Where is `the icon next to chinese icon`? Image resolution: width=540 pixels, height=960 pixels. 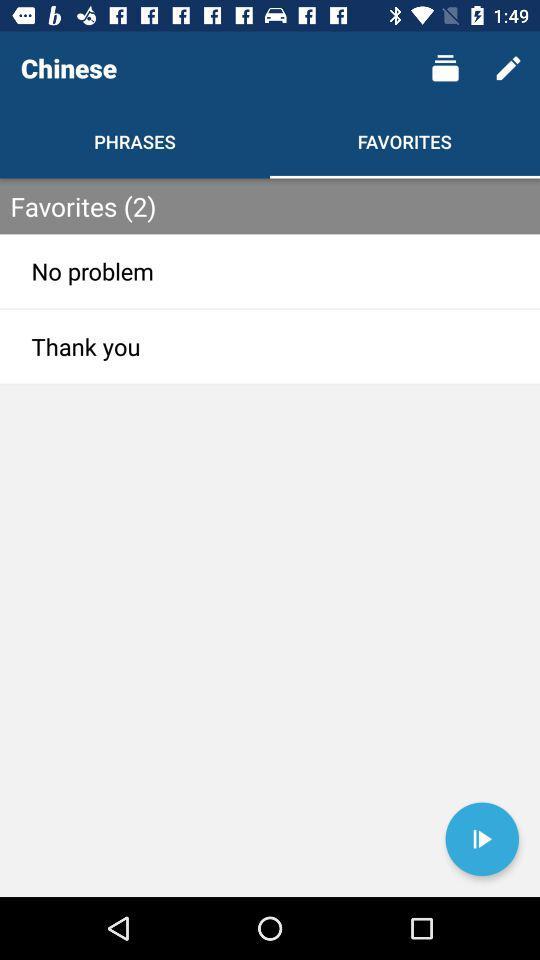
the icon next to chinese icon is located at coordinates (445, 68).